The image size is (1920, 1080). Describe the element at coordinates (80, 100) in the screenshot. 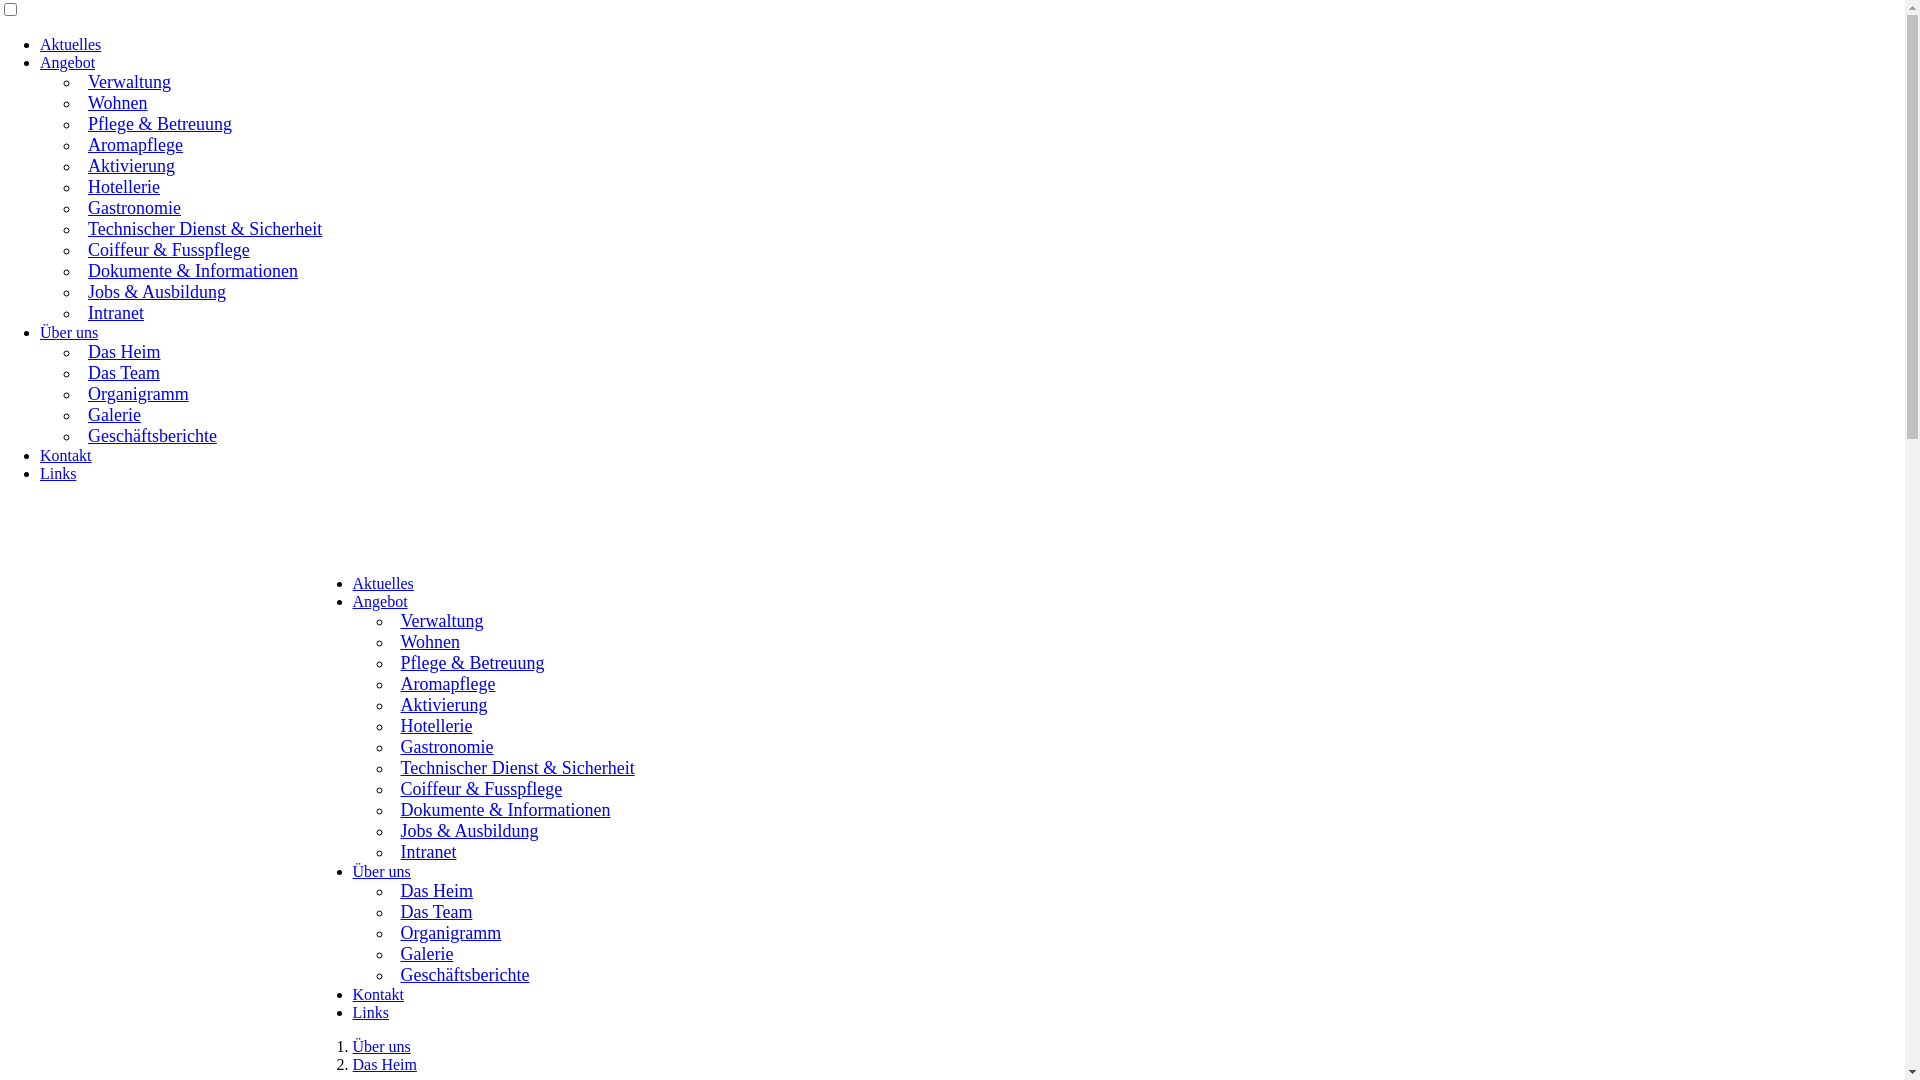

I see `'Wohnen'` at that location.